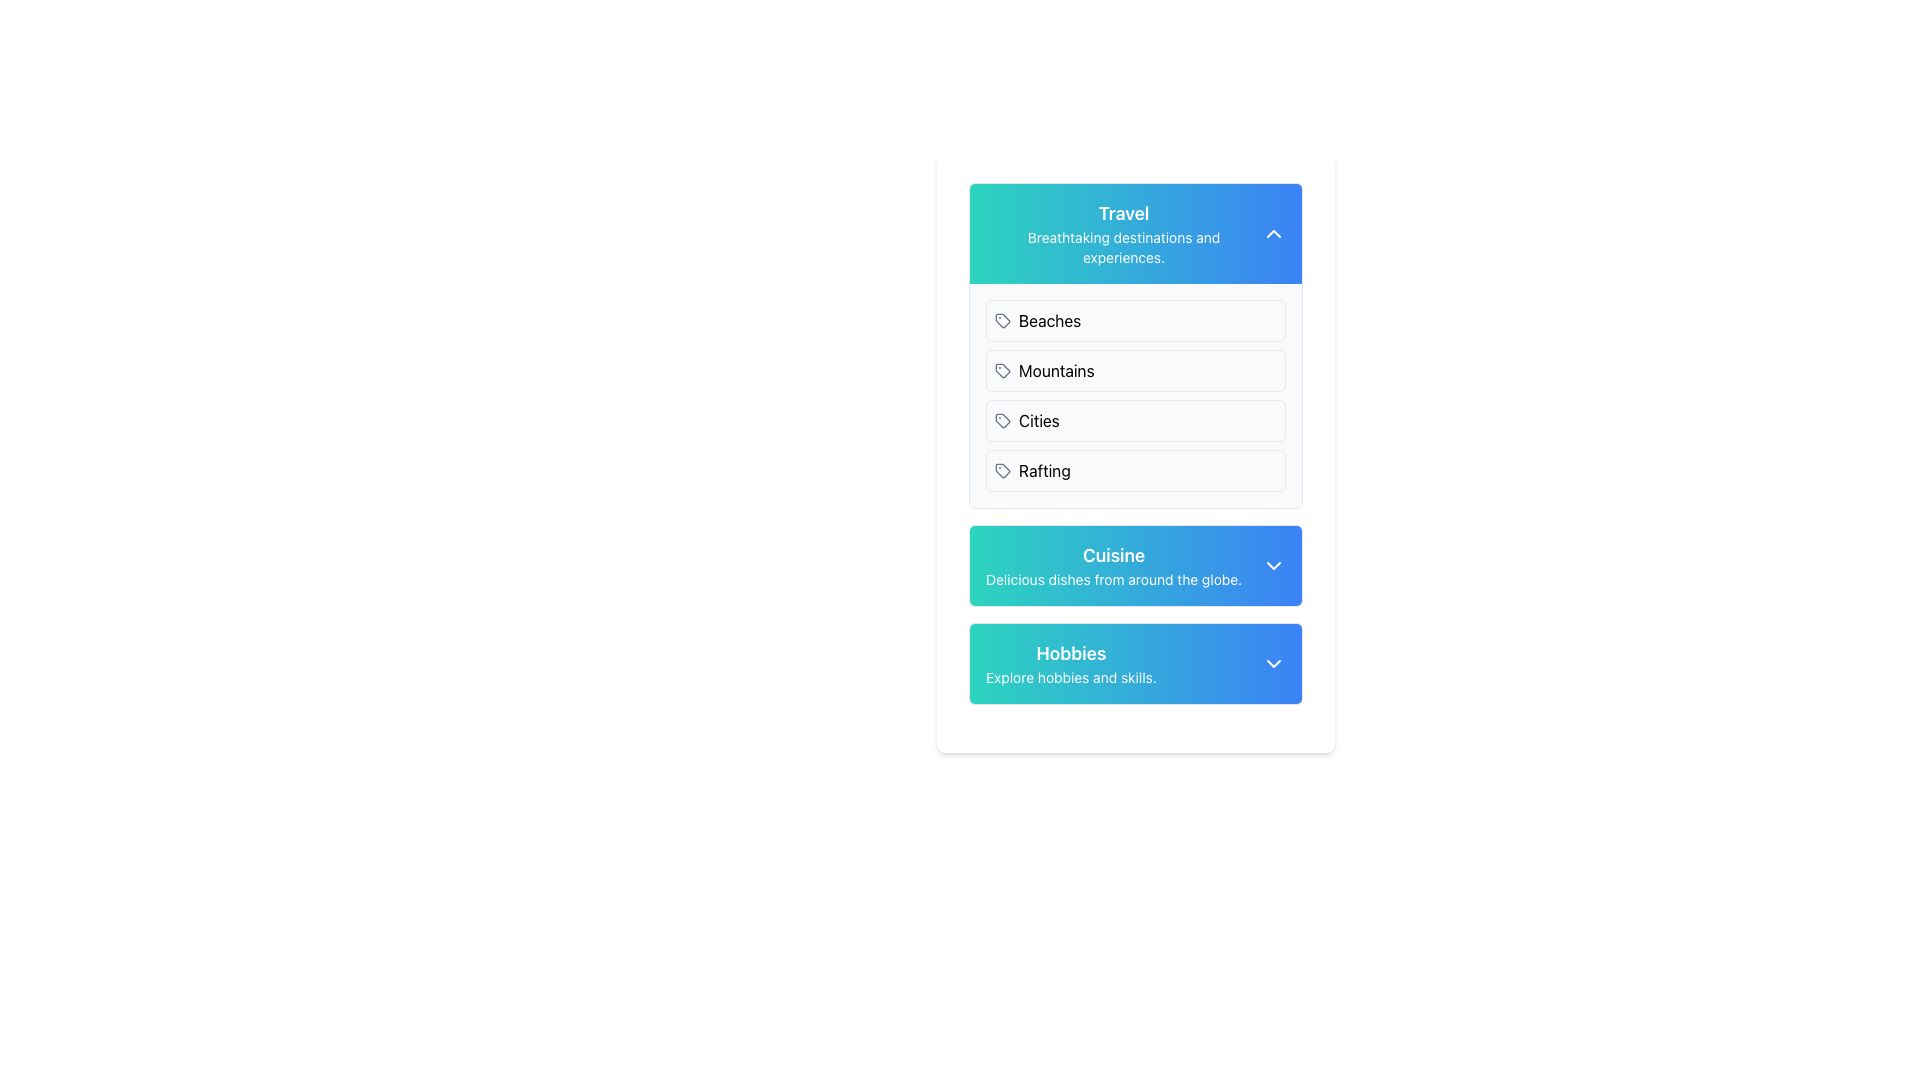 This screenshot has width=1920, height=1080. I want to click on descriptive subtitle for the 'Travel' section, which is presented as static text located centrally beneath the 'Travel' title, so click(1123, 246).